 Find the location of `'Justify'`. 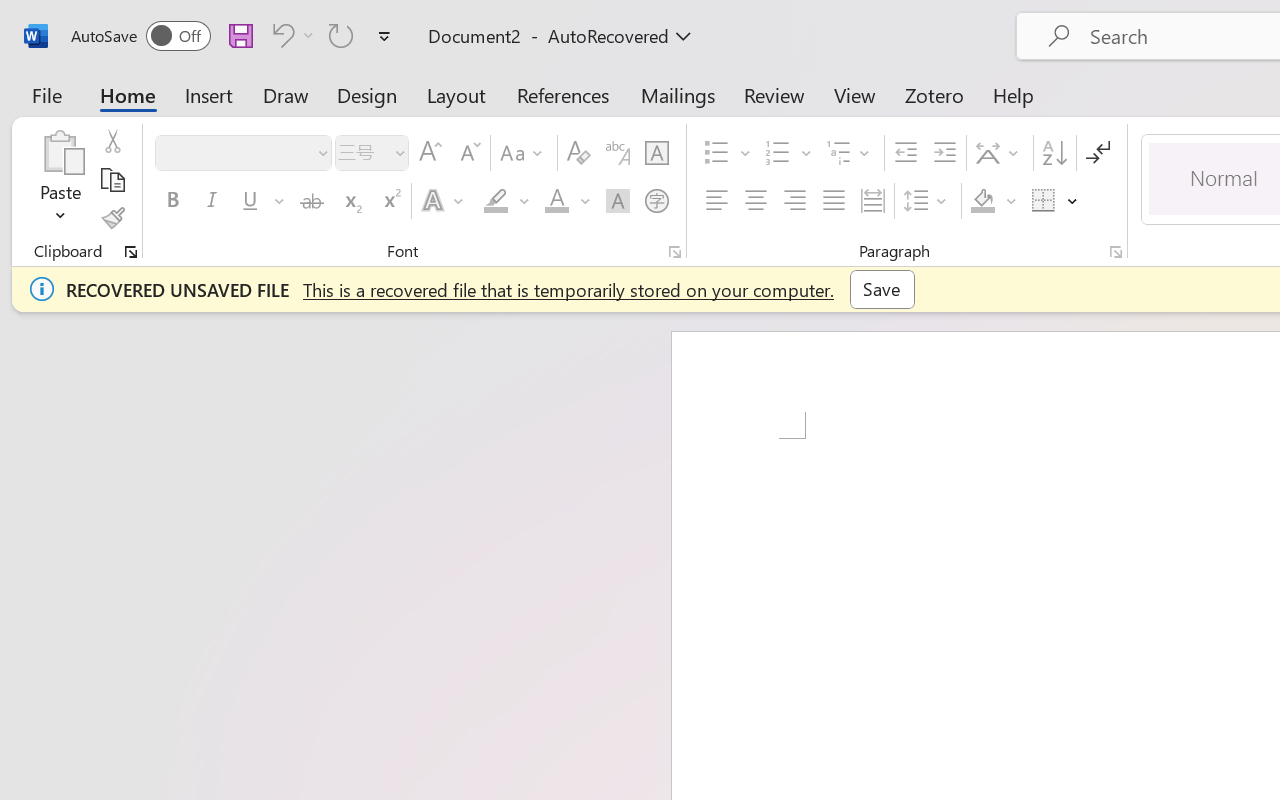

'Justify' is located at coordinates (834, 201).